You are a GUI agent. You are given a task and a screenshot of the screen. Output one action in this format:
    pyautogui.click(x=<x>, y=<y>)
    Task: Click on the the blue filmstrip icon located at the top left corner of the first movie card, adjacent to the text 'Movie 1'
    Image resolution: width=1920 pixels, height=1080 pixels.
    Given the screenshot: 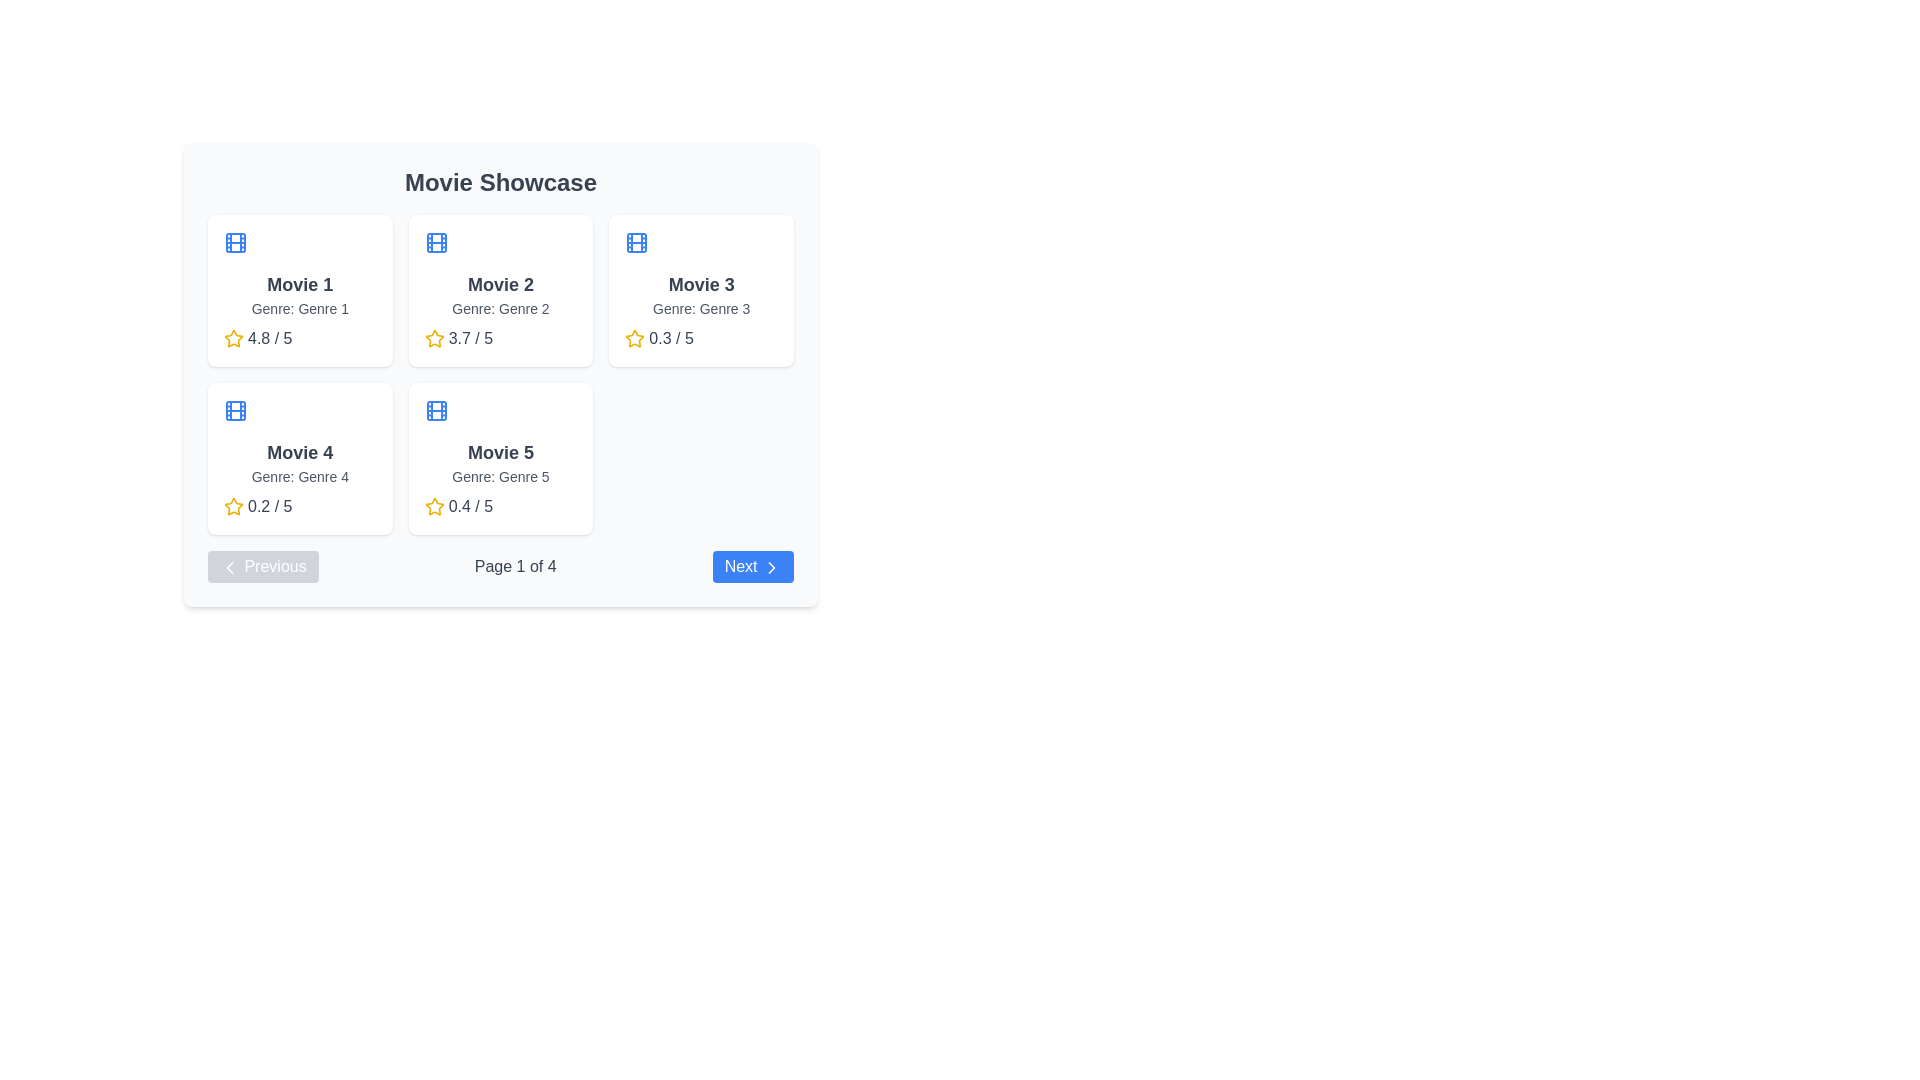 What is the action you would take?
    pyautogui.click(x=235, y=242)
    